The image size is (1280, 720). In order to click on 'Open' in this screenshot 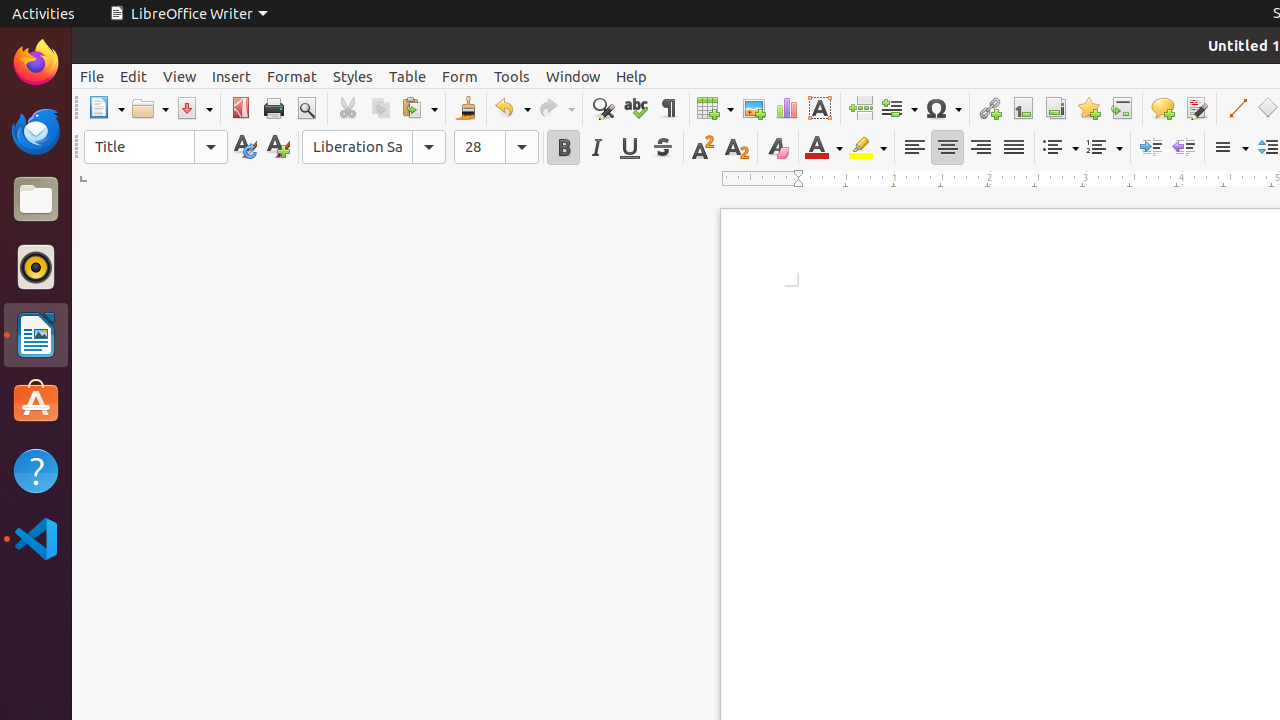, I will do `click(149, 108)`.